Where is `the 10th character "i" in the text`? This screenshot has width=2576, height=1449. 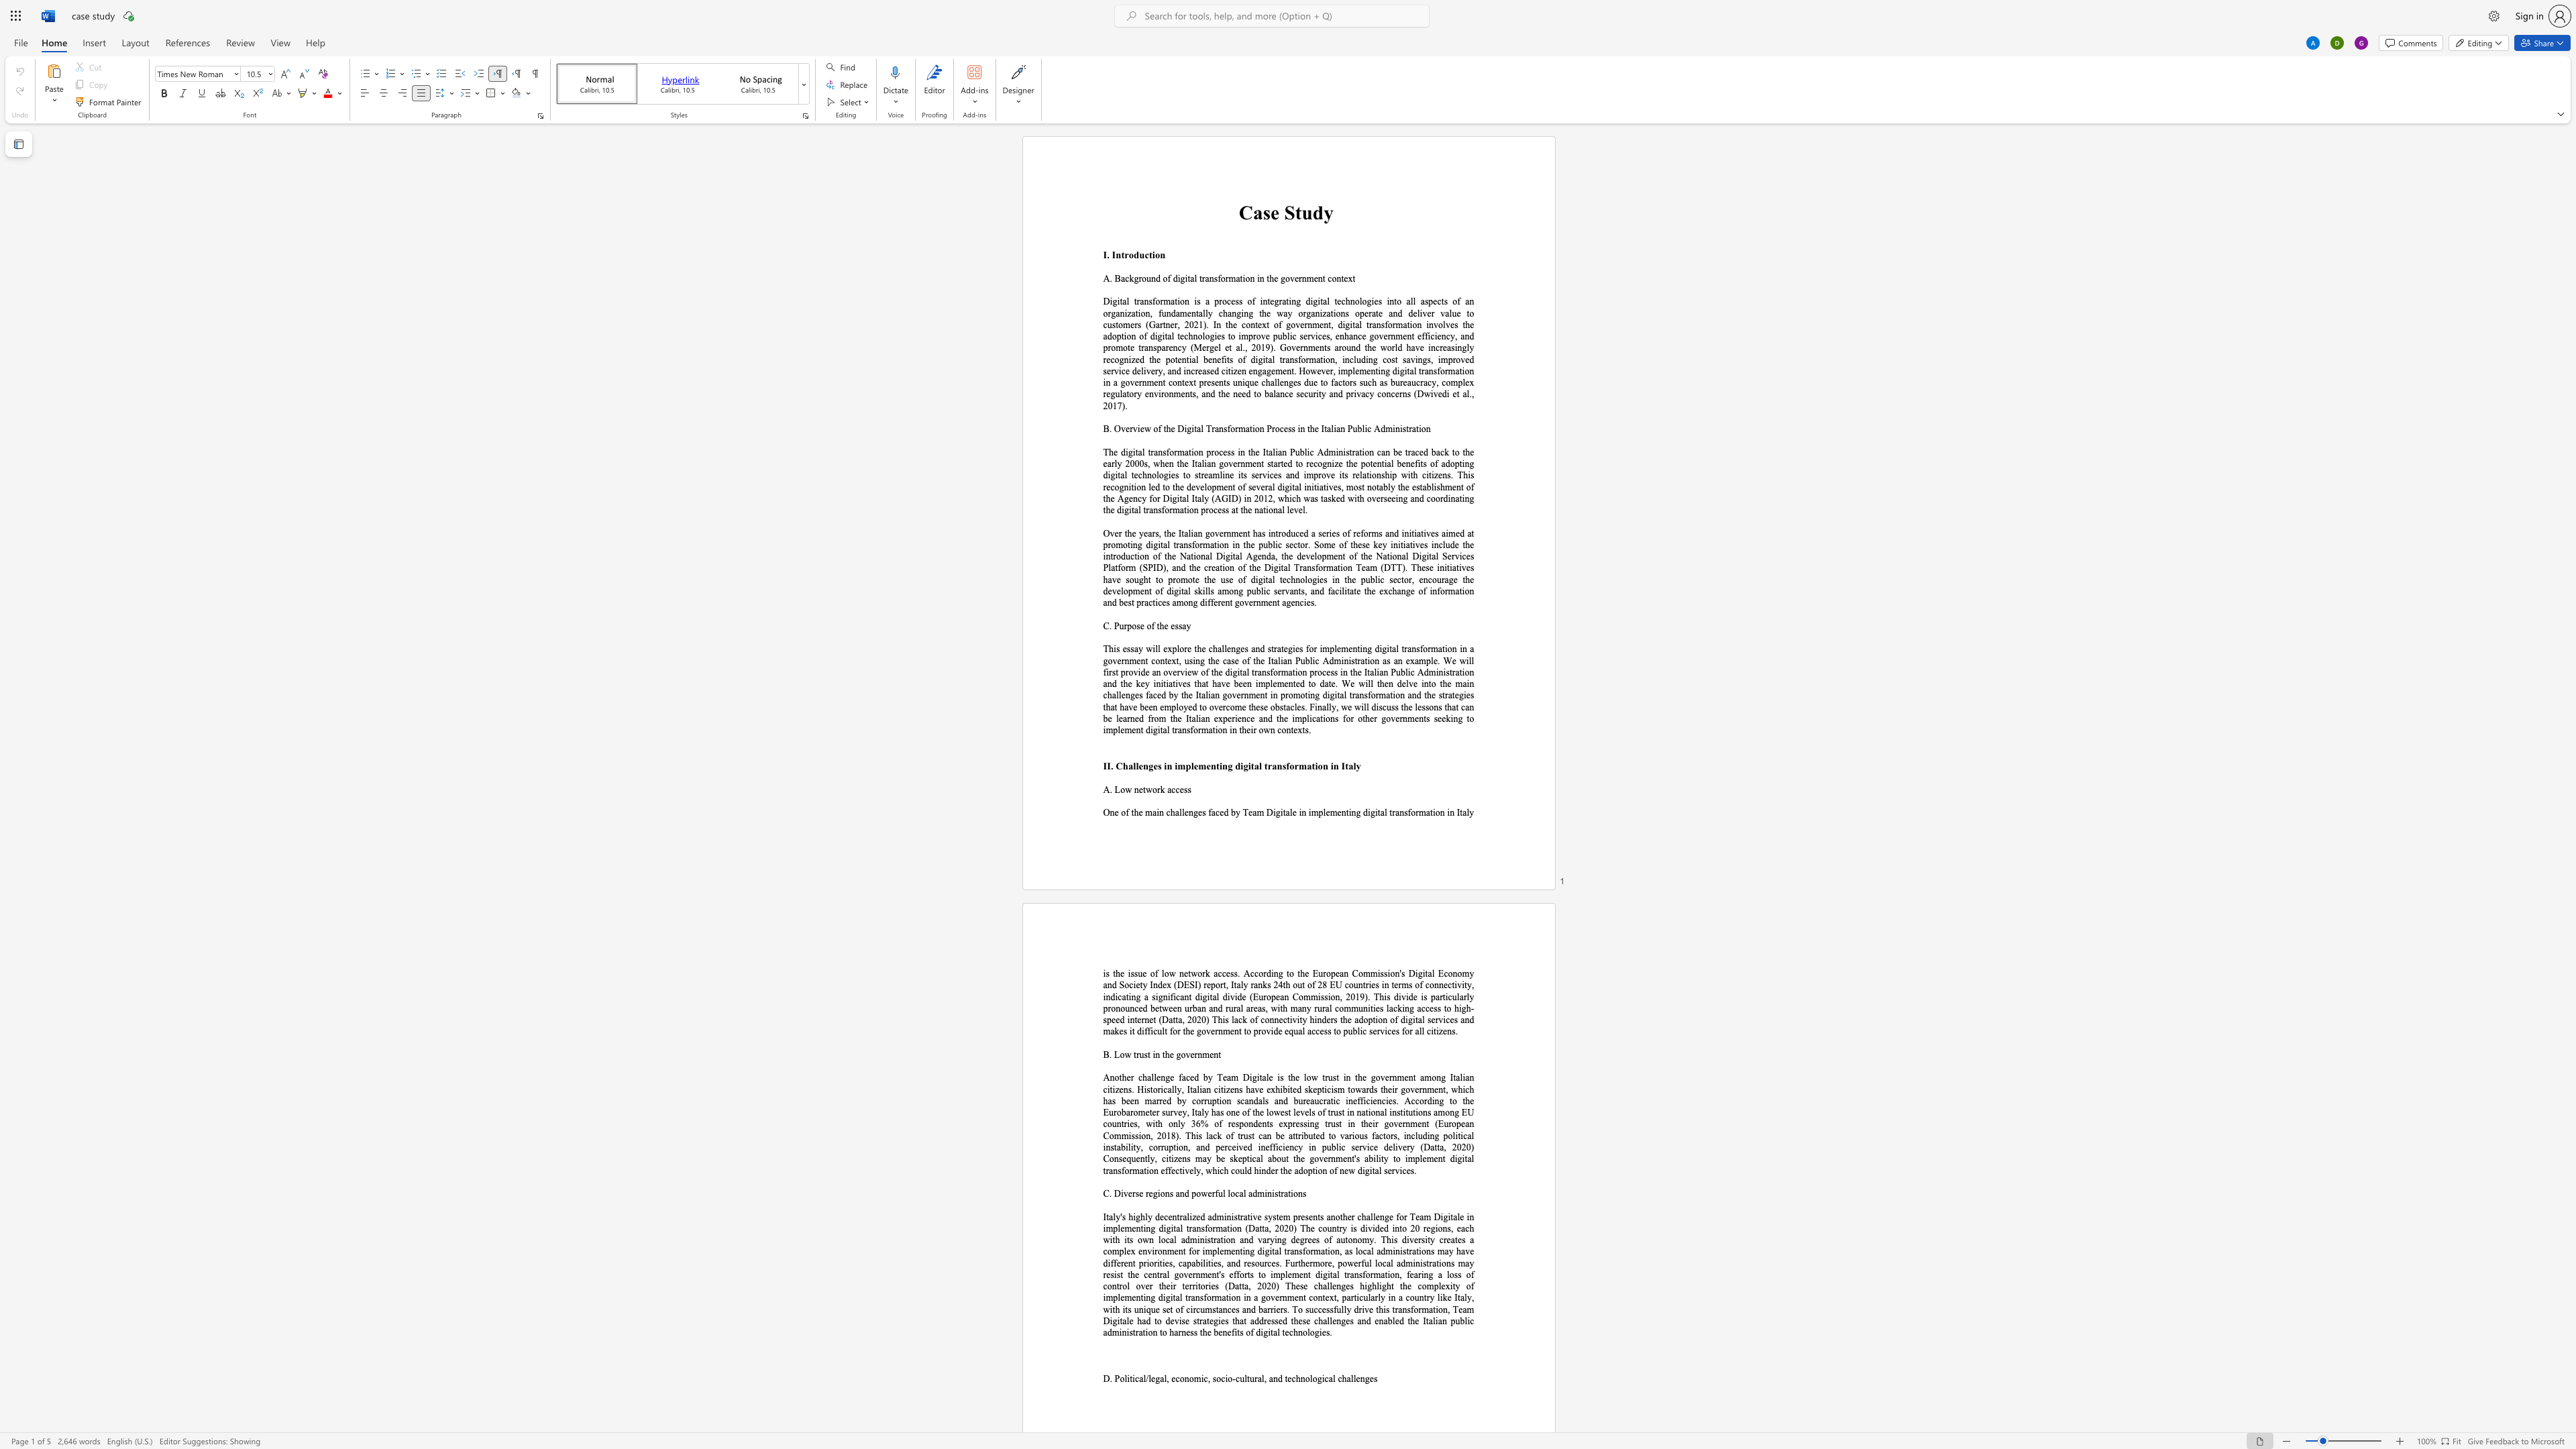 the 10th character "i" in the text is located at coordinates (1104, 729).